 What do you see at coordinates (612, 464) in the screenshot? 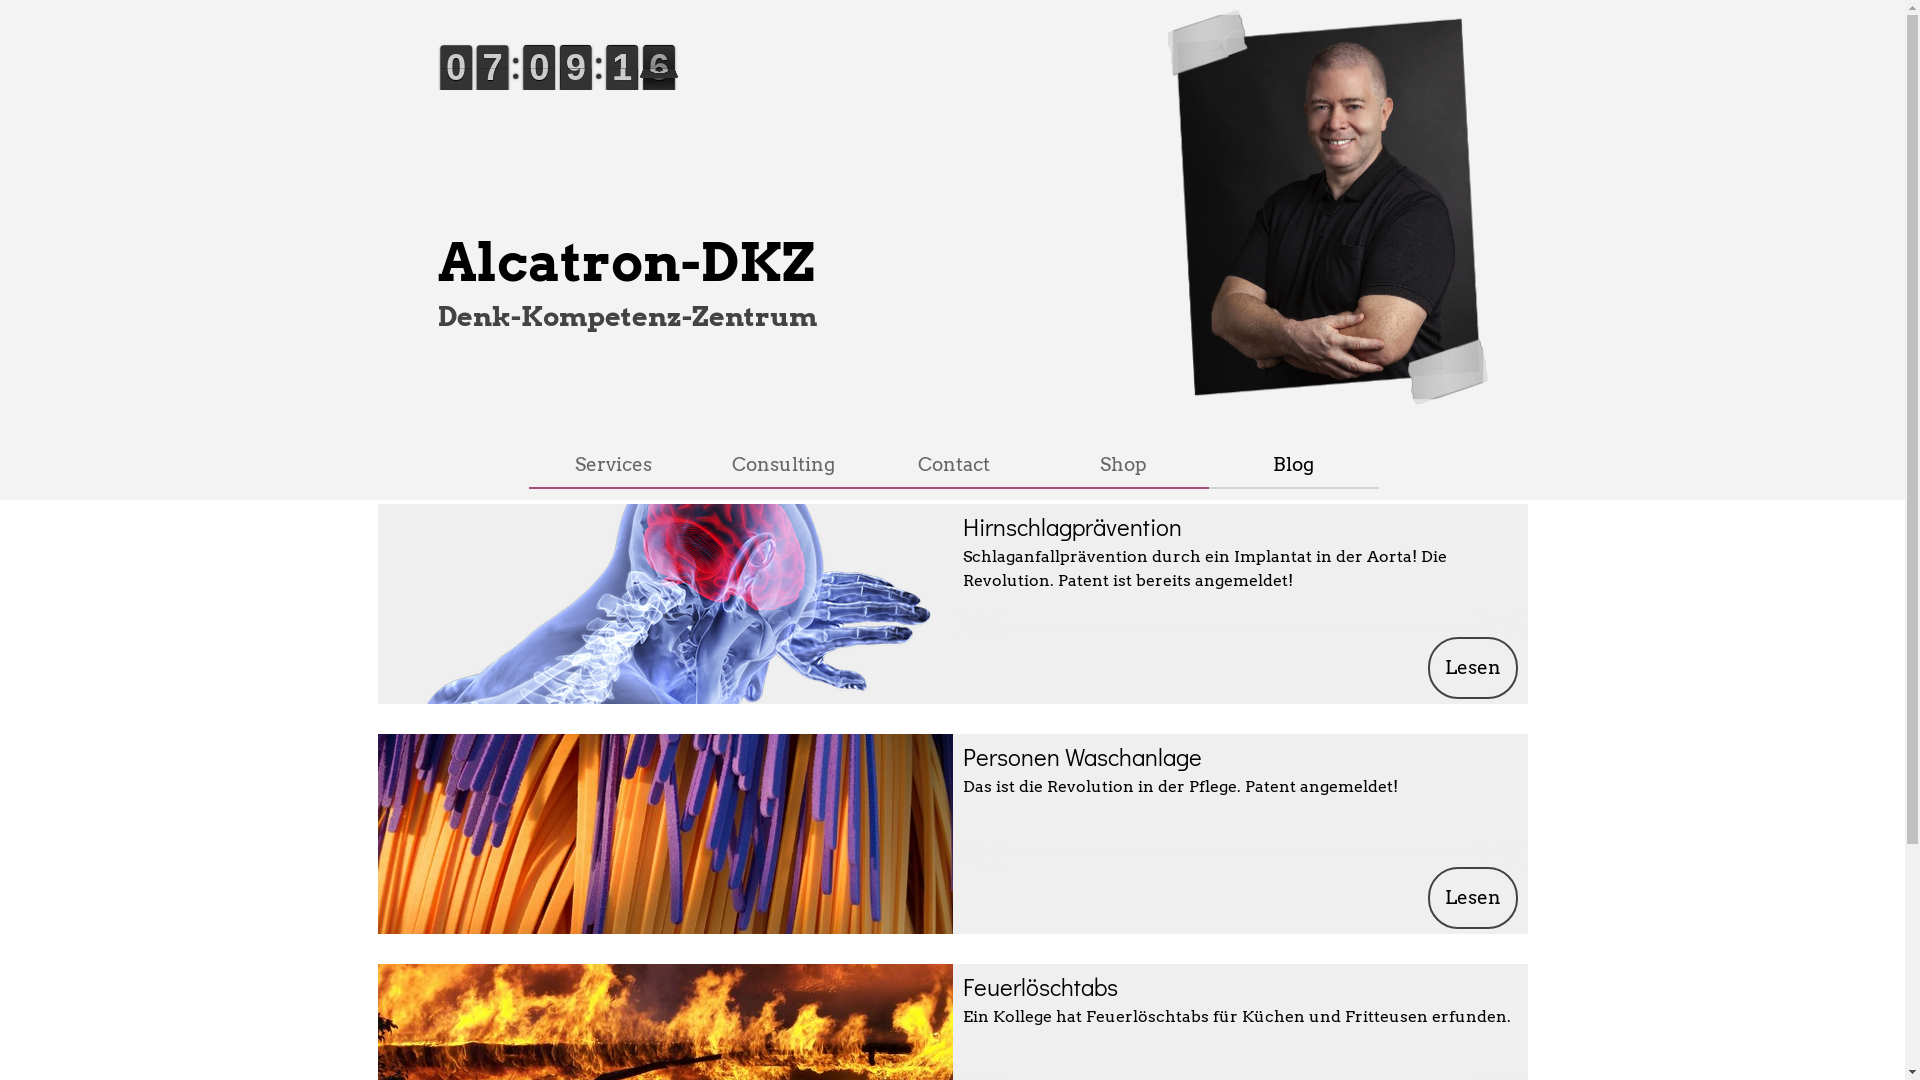
I see `'Services'` at bounding box center [612, 464].